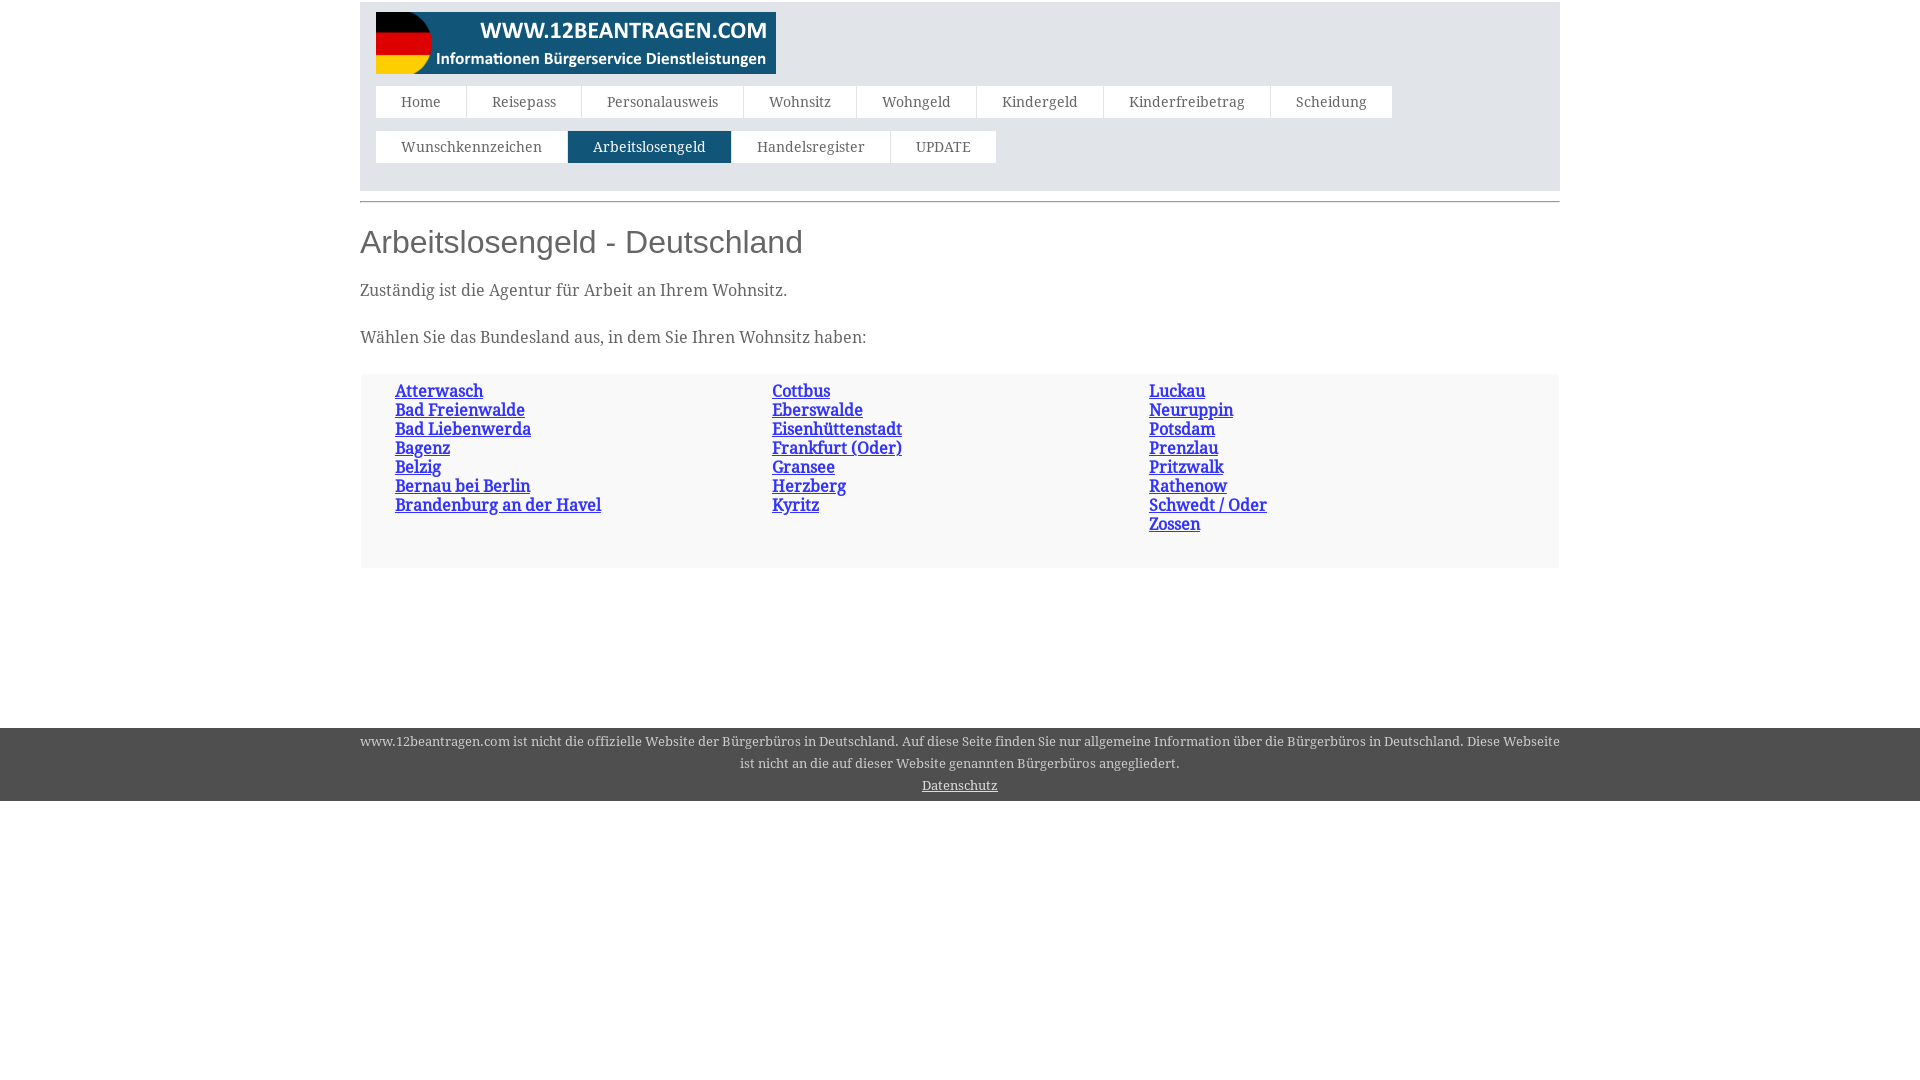 The width and height of the screenshot is (1920, 1080). What do you see at coordinates (771, 447) in the screenshot?
I see `'Frankfurt (Oder)'` at bounding box center [771, 447].